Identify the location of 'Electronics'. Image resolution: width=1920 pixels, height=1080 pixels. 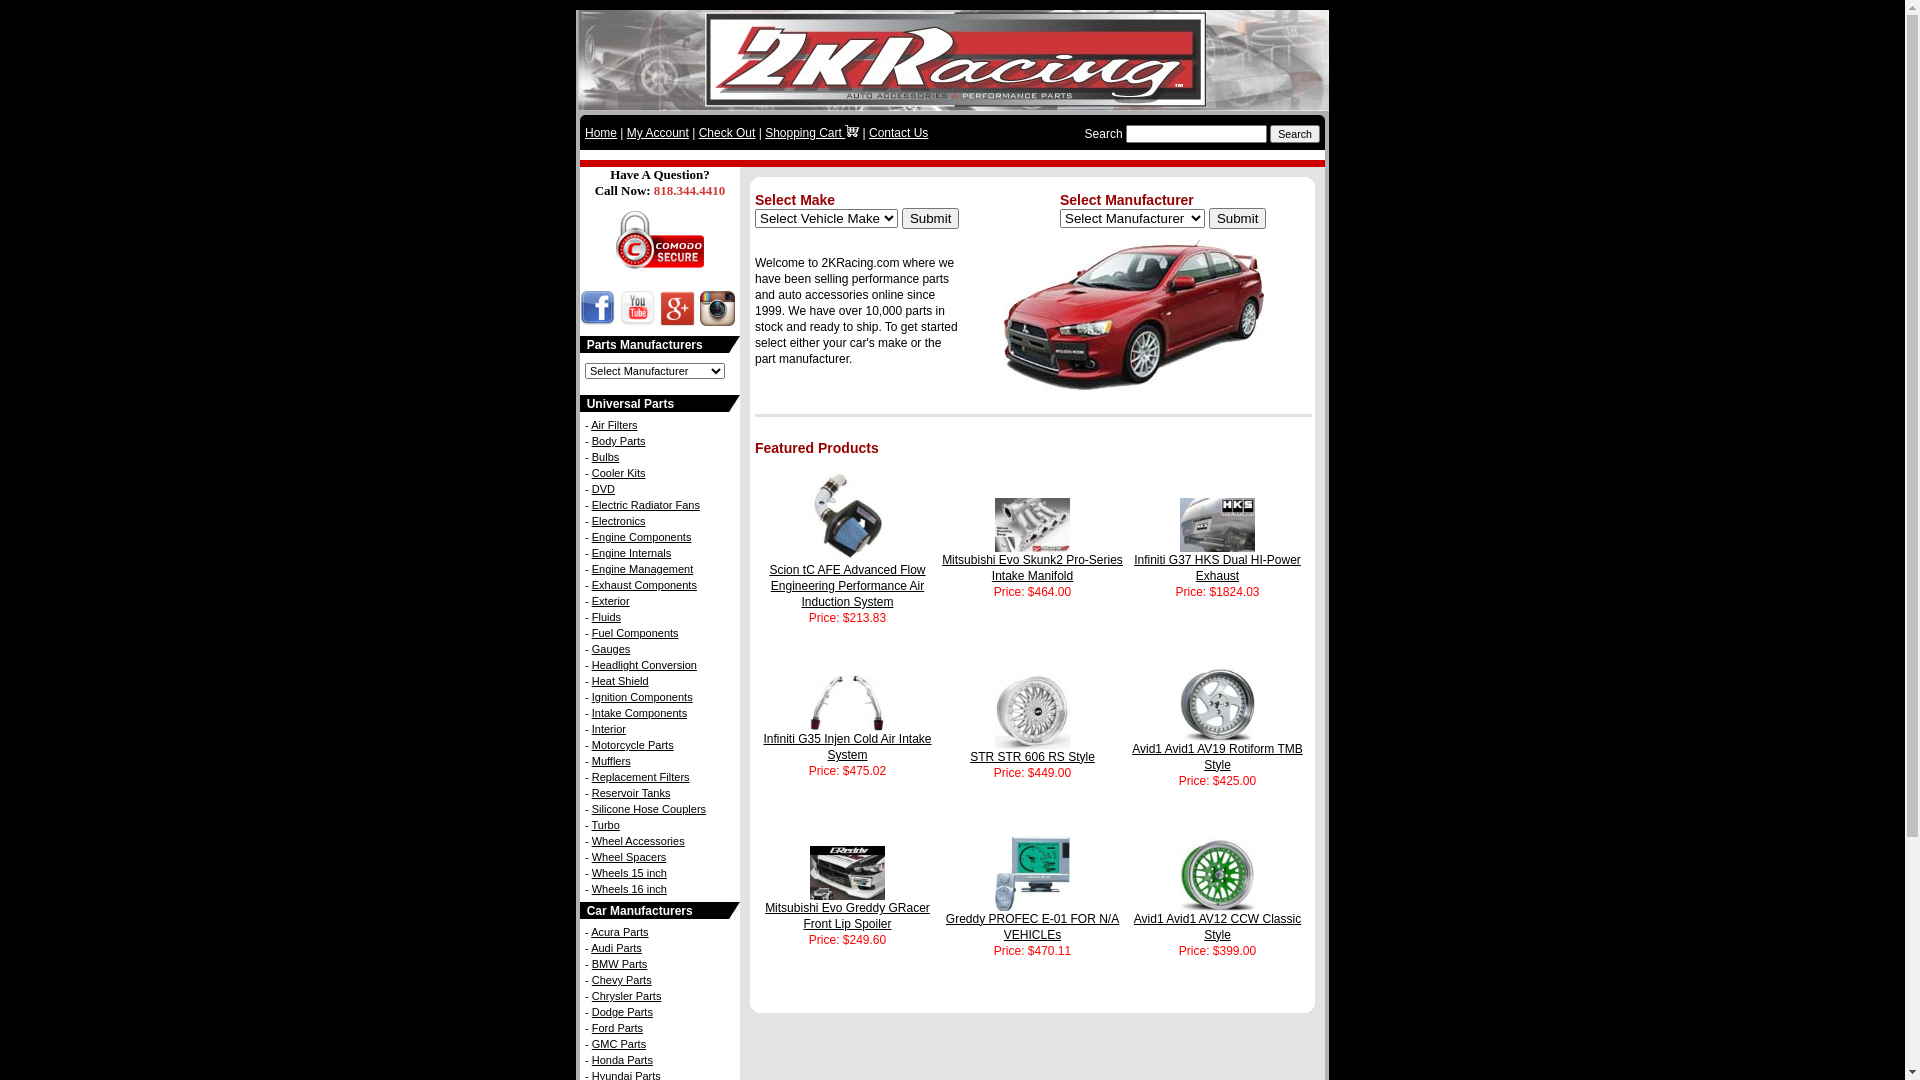
(618, 519).